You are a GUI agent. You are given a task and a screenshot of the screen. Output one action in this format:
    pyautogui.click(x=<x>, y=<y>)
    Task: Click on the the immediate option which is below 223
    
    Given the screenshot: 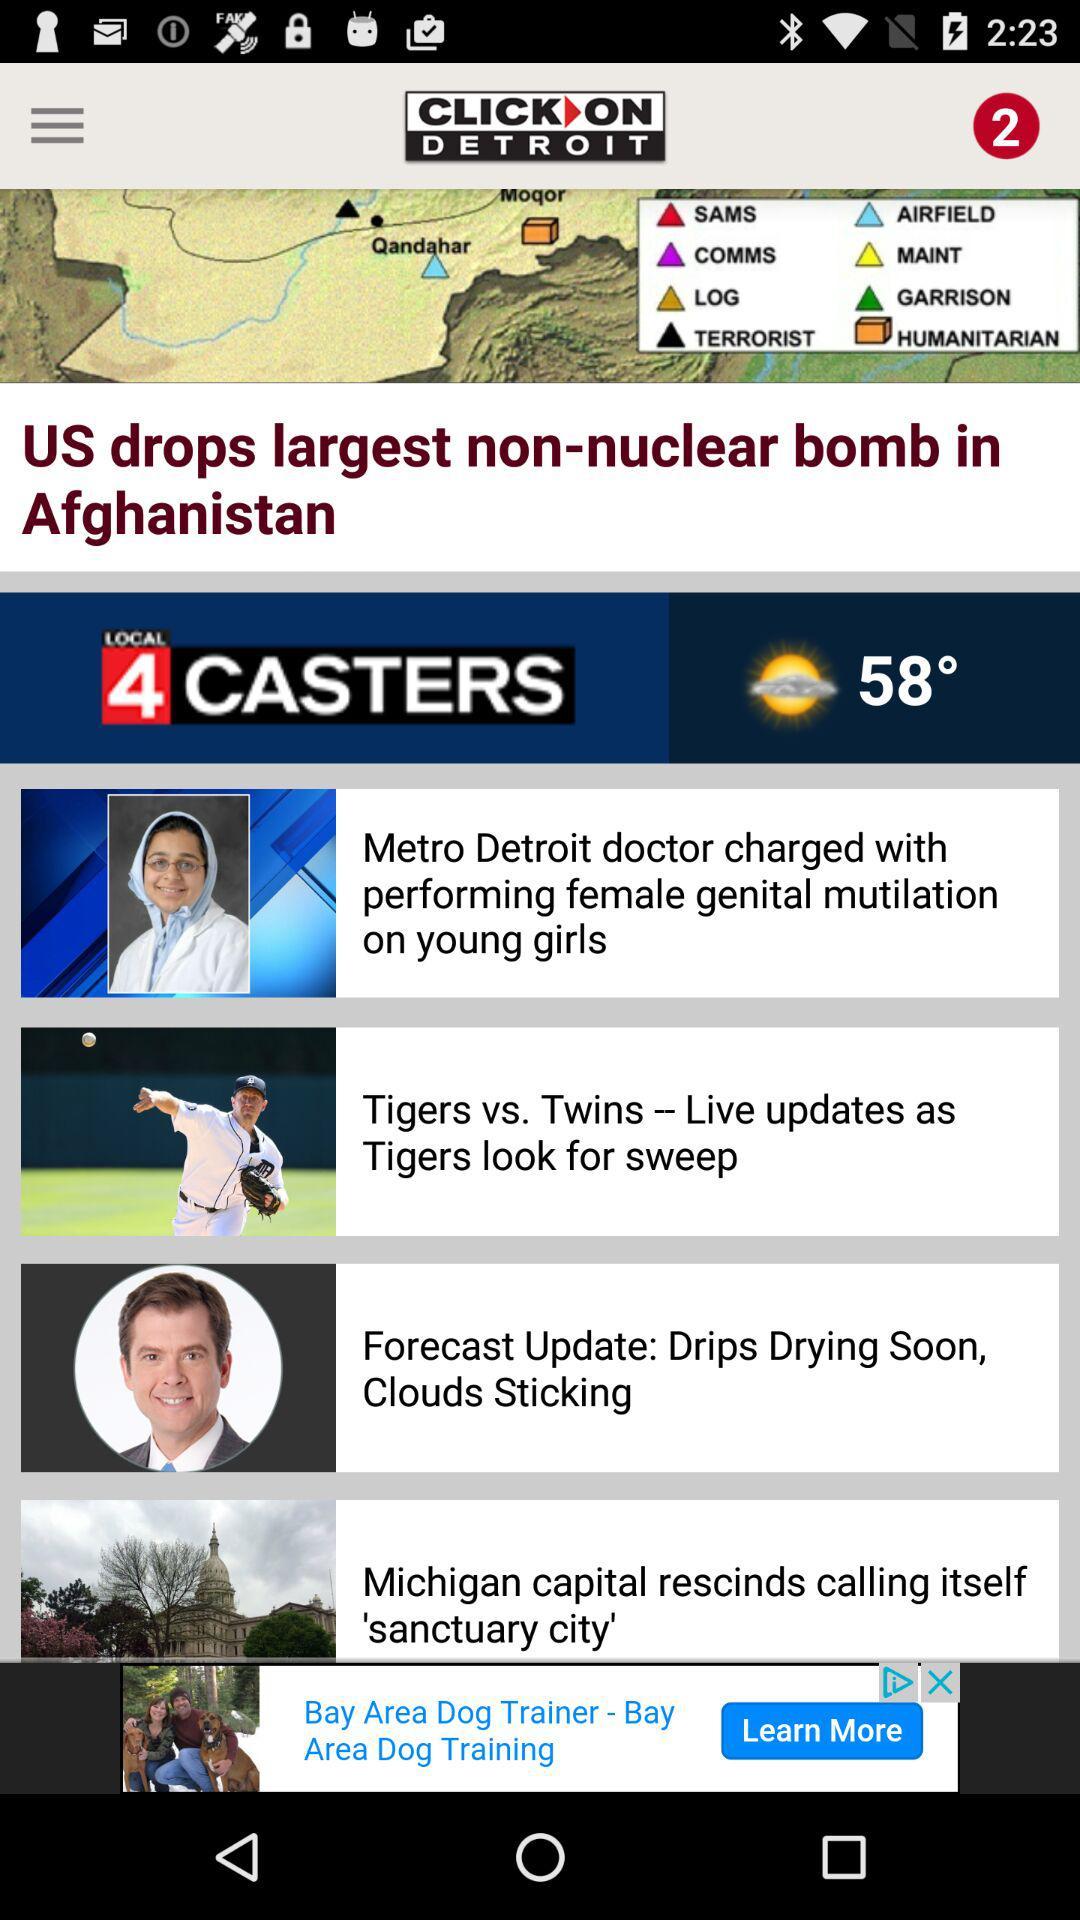 What is the action you would take?
    pyautogui.click(x=1006, y=124)
    